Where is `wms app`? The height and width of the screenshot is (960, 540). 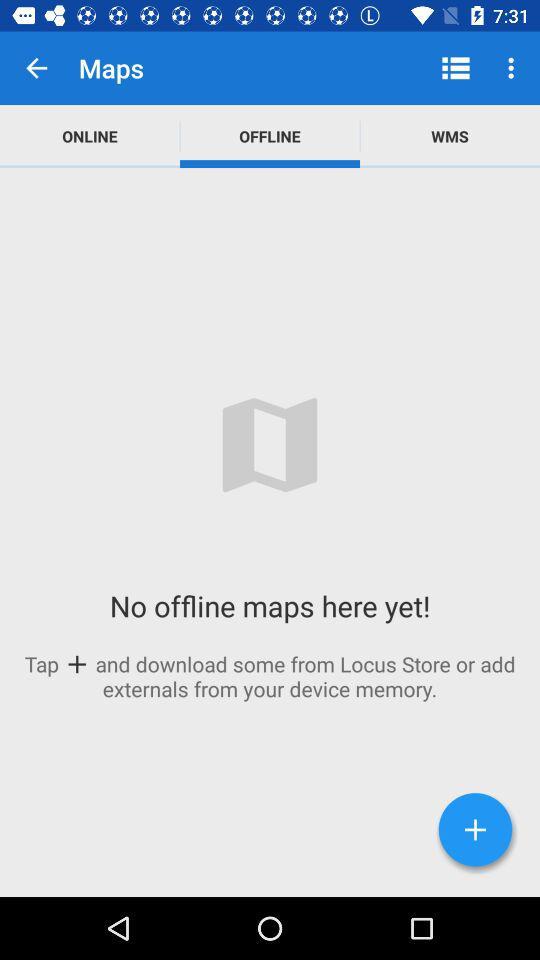 wms app is located at coordinates (449, 135).